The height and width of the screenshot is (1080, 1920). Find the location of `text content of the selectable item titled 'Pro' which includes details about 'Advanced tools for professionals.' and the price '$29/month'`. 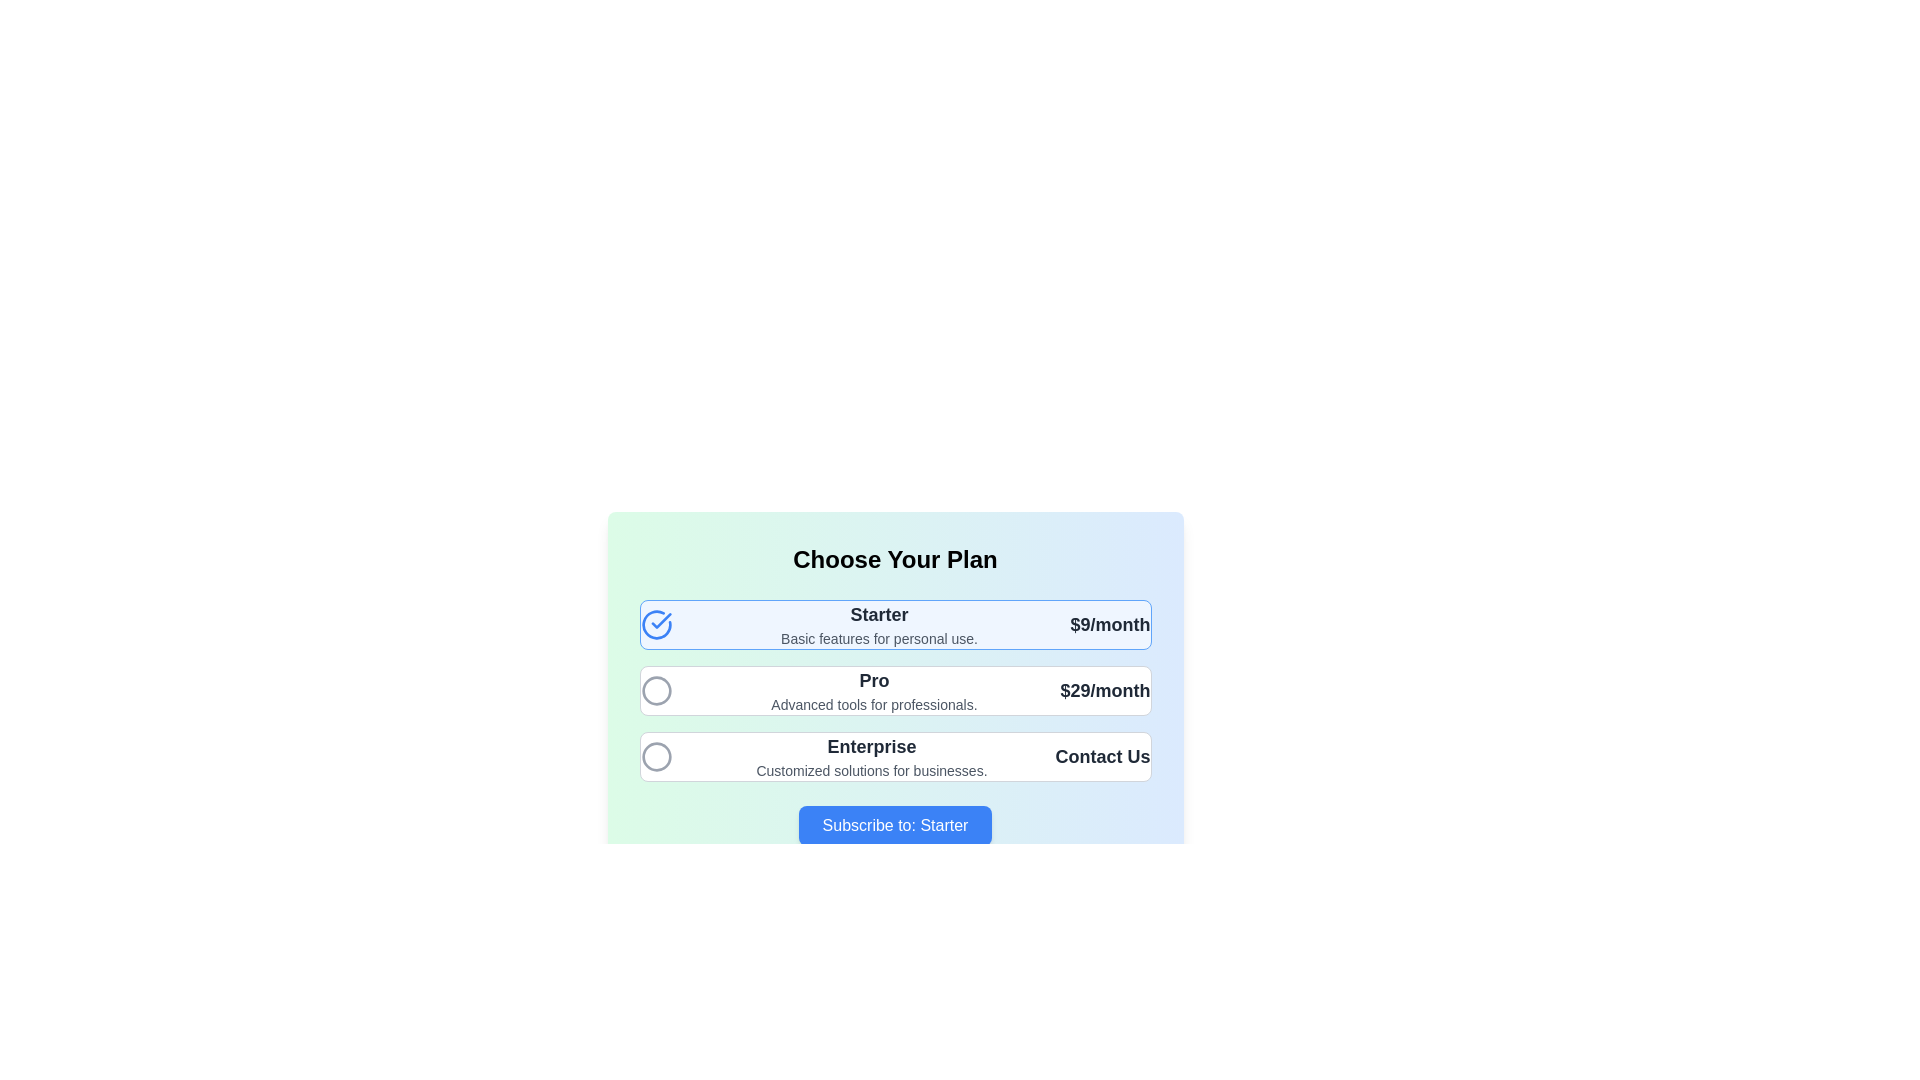

text content of the selectable item titled 'Pro' which includes details about 'Advanced tools for professionals.' and the price '$29/month' is located at coordinates (894, 689).